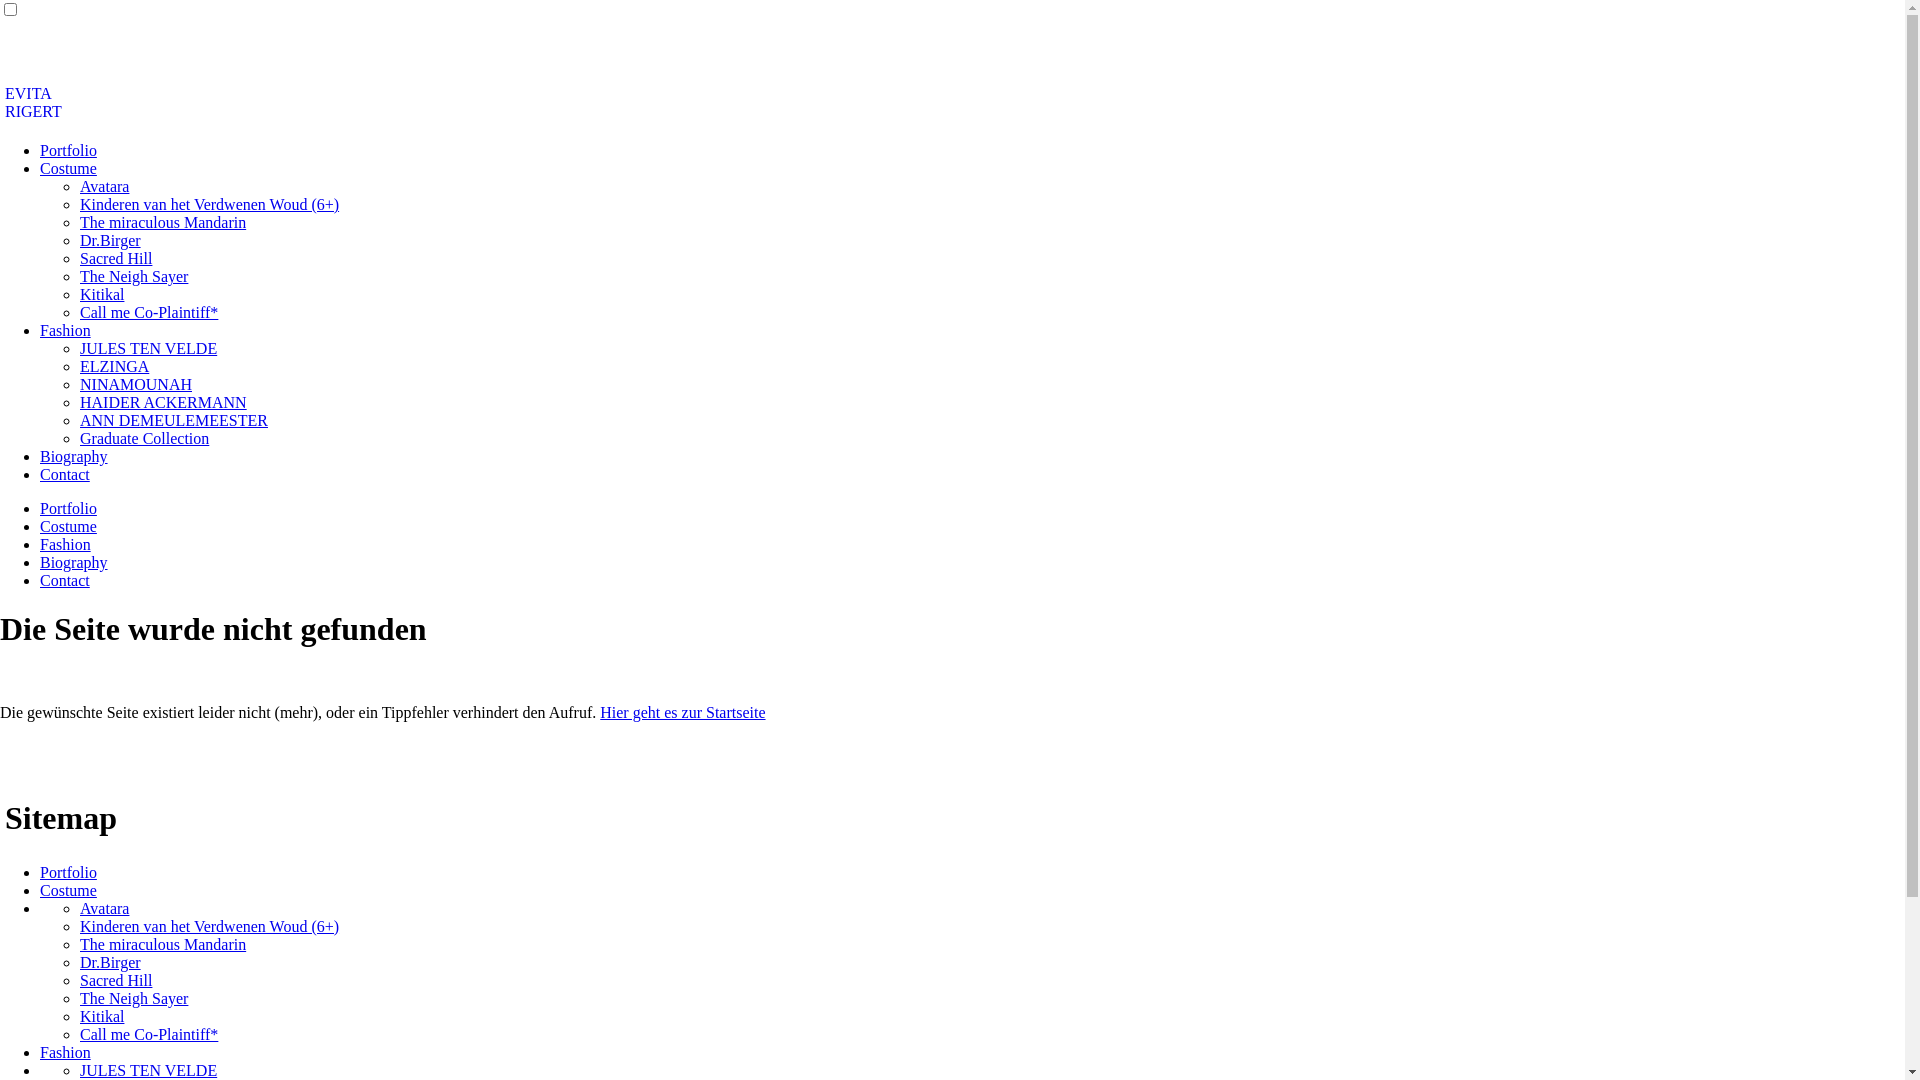  Describe the element at coordinates (114, 979) in the screenshot. I see `'Sacred Hill'` at that location.